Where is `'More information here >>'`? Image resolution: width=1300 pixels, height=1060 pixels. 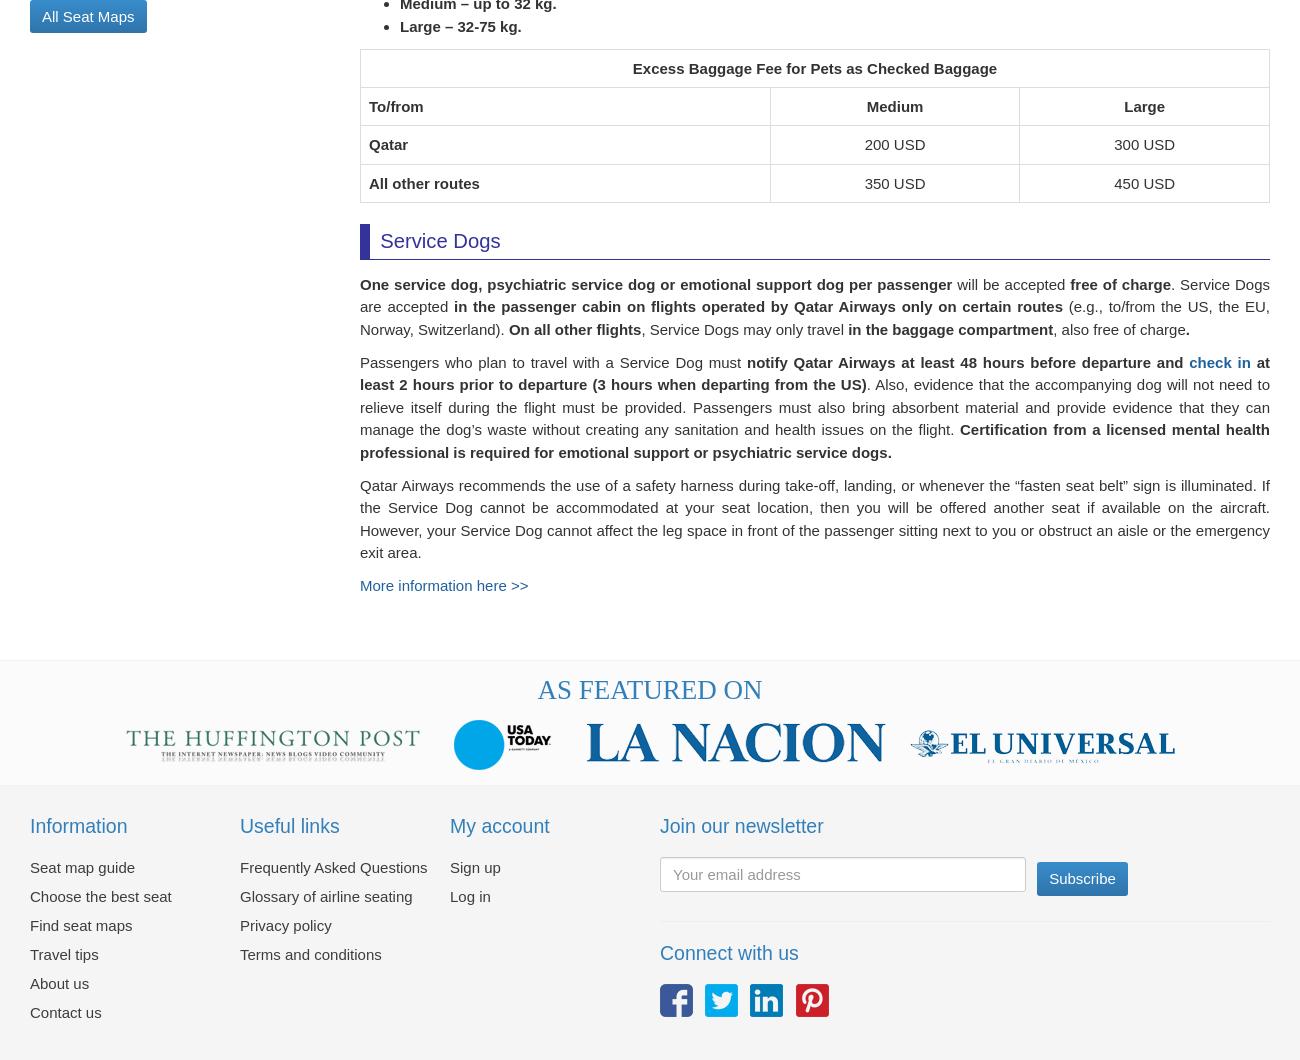 'More information here >>' is located at coordinates (442, 597).